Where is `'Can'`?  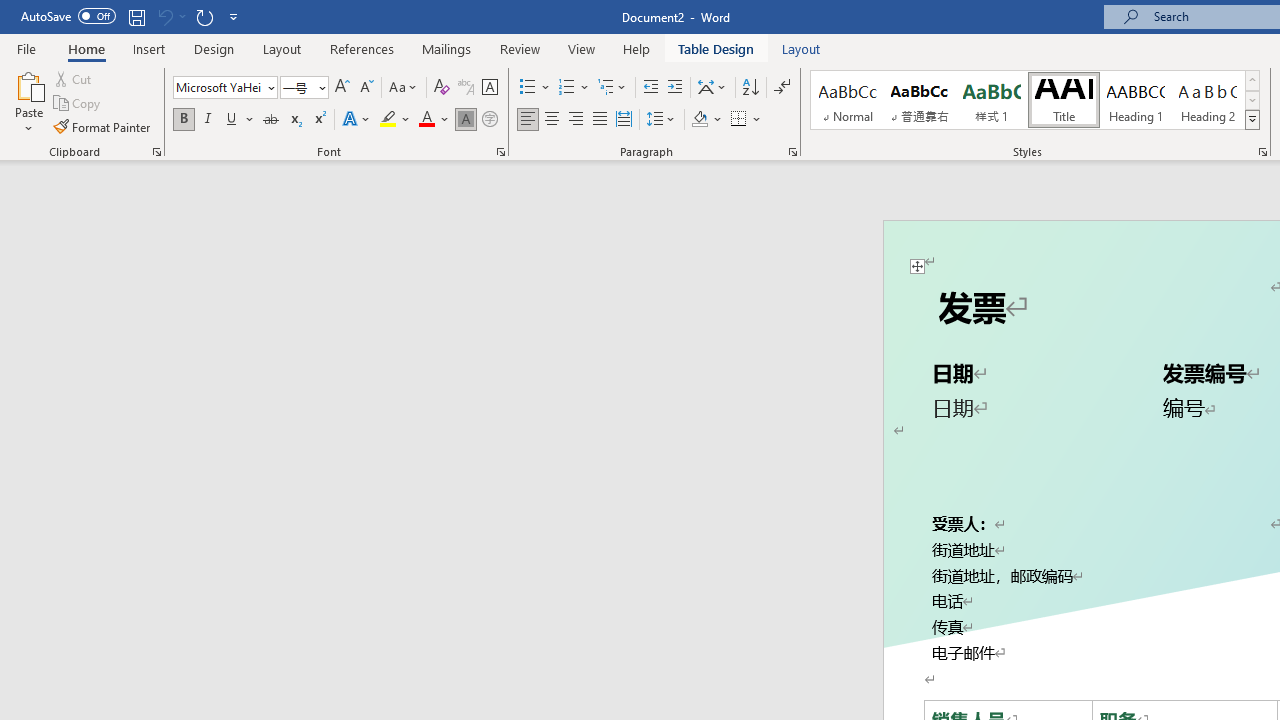 'Can' is located at coordinates (170, 16).